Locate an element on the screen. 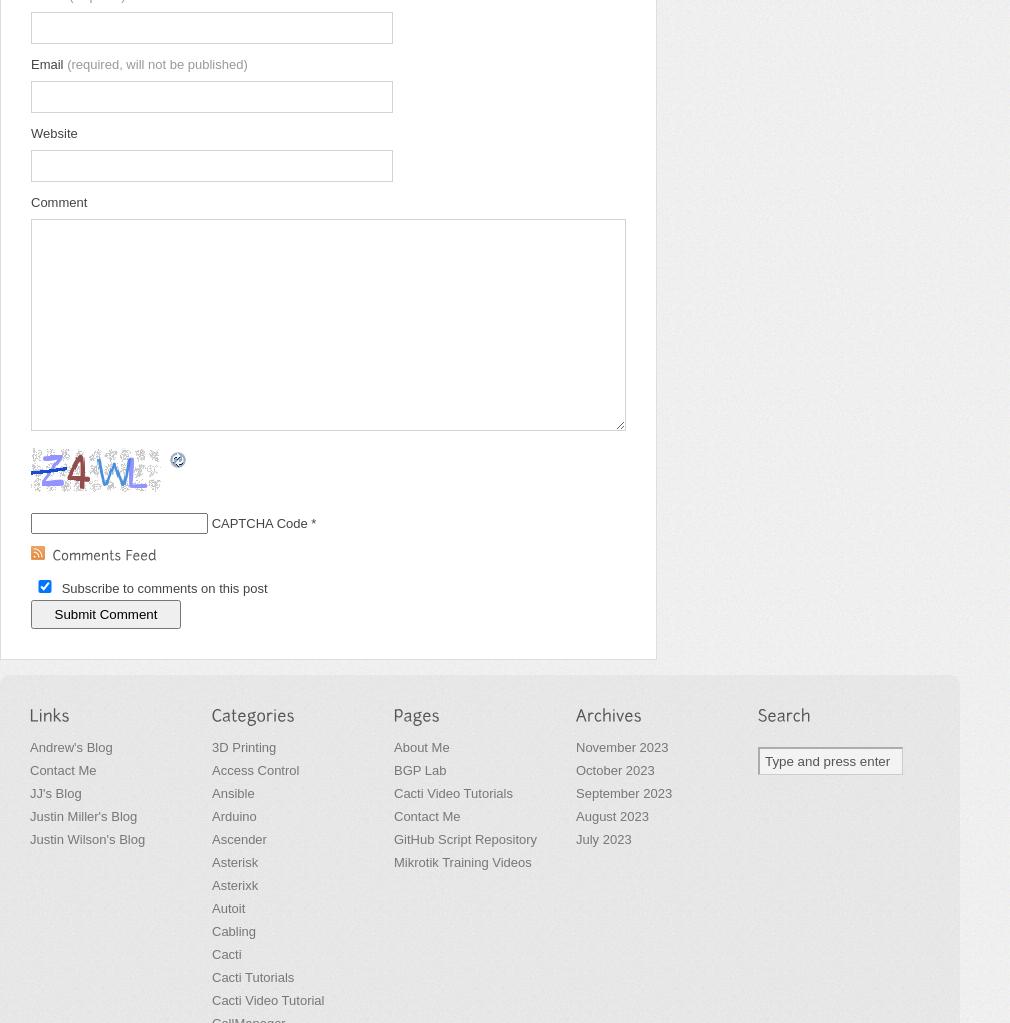  'Email' is located at coordinates (47, 63).